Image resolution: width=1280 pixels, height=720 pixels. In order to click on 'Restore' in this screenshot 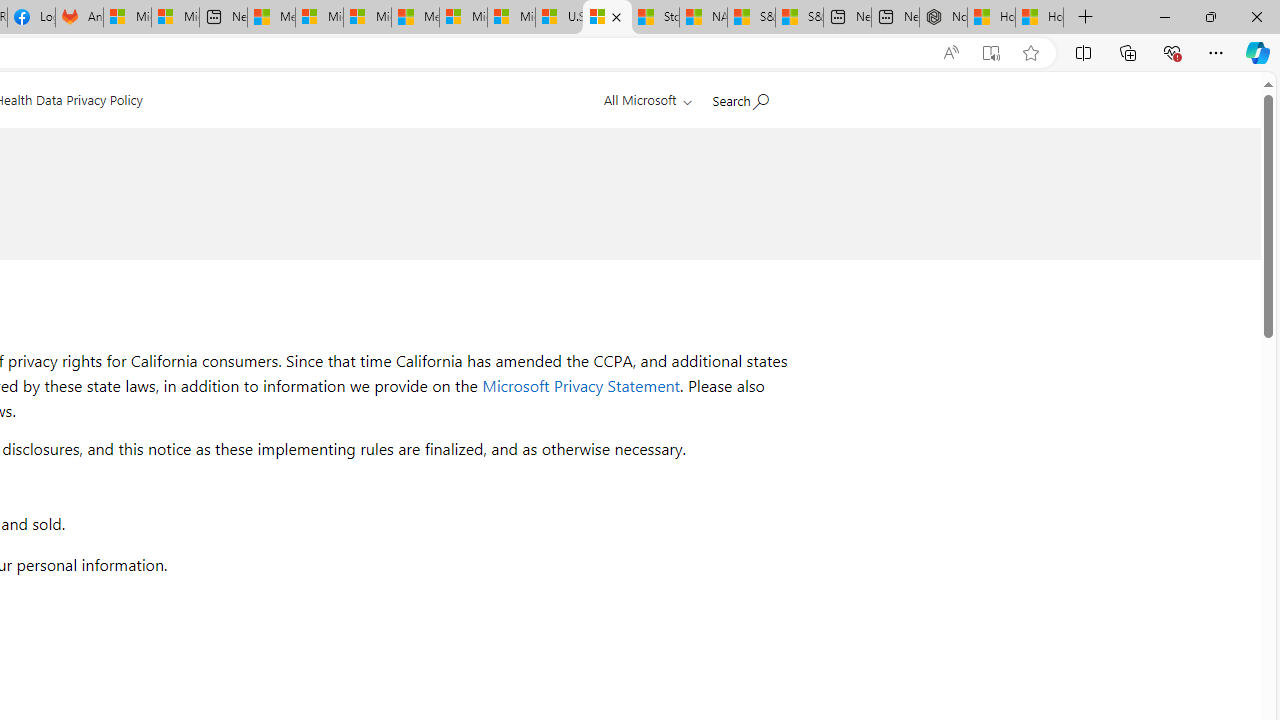, I will do `click(1209, 16)`.